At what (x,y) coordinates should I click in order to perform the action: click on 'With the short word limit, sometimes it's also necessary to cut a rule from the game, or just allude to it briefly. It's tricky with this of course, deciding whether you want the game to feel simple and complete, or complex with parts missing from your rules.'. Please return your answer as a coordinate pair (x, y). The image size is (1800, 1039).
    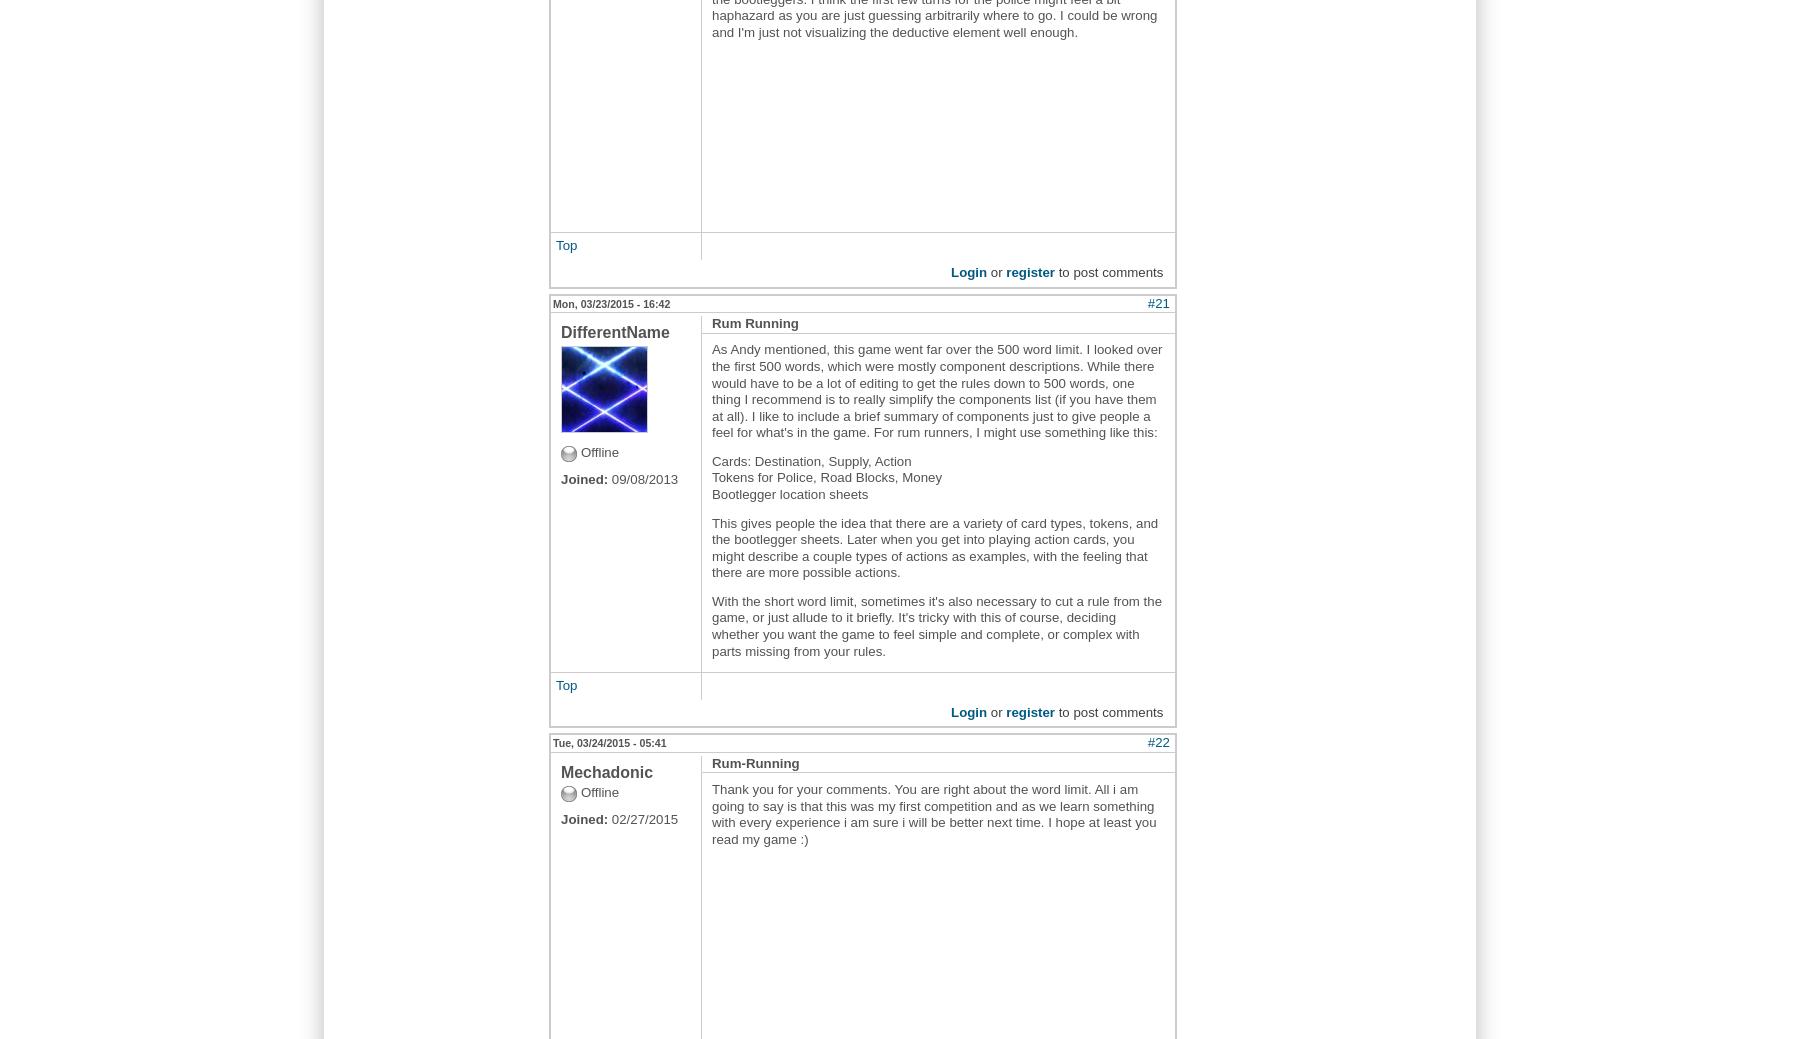
    Looking at the image, I should click on (936, 625).